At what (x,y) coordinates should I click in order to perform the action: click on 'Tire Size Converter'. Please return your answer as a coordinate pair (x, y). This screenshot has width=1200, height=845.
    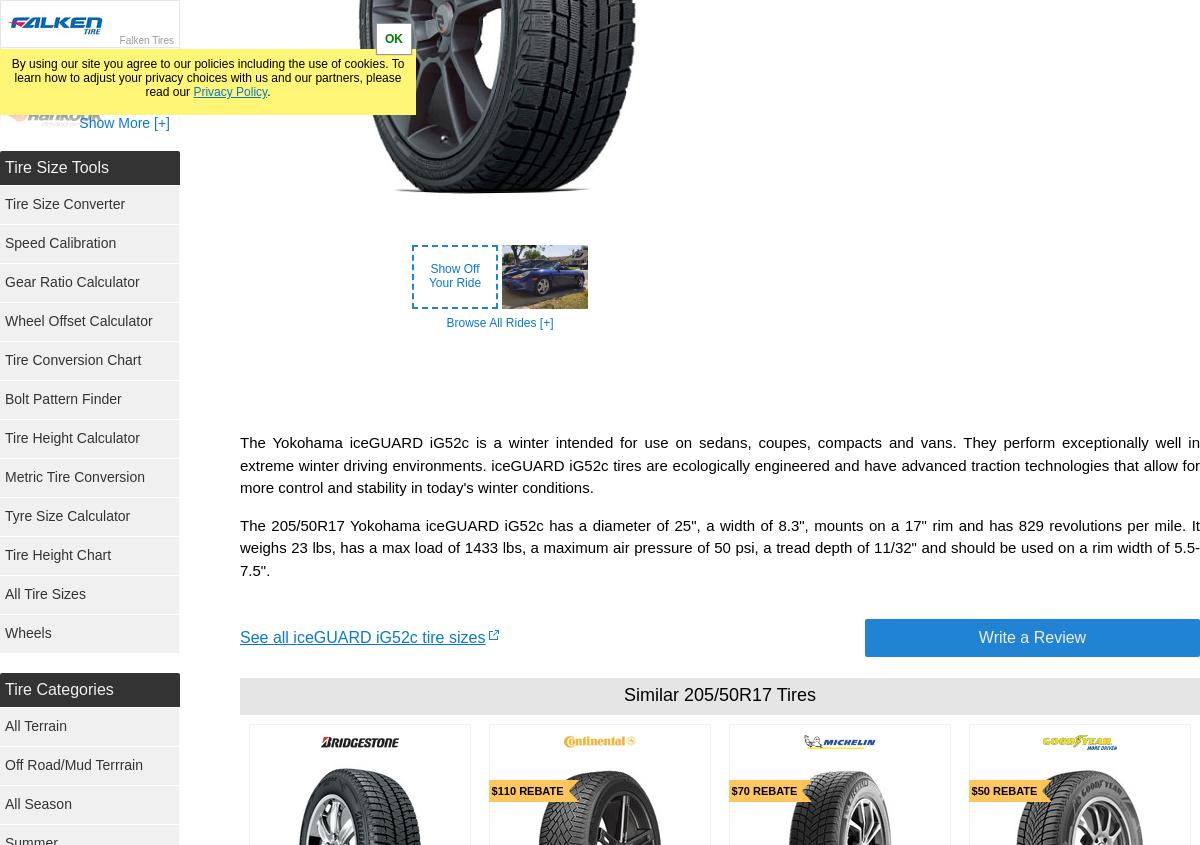
    Looking at the image, I should click on (65, 202).